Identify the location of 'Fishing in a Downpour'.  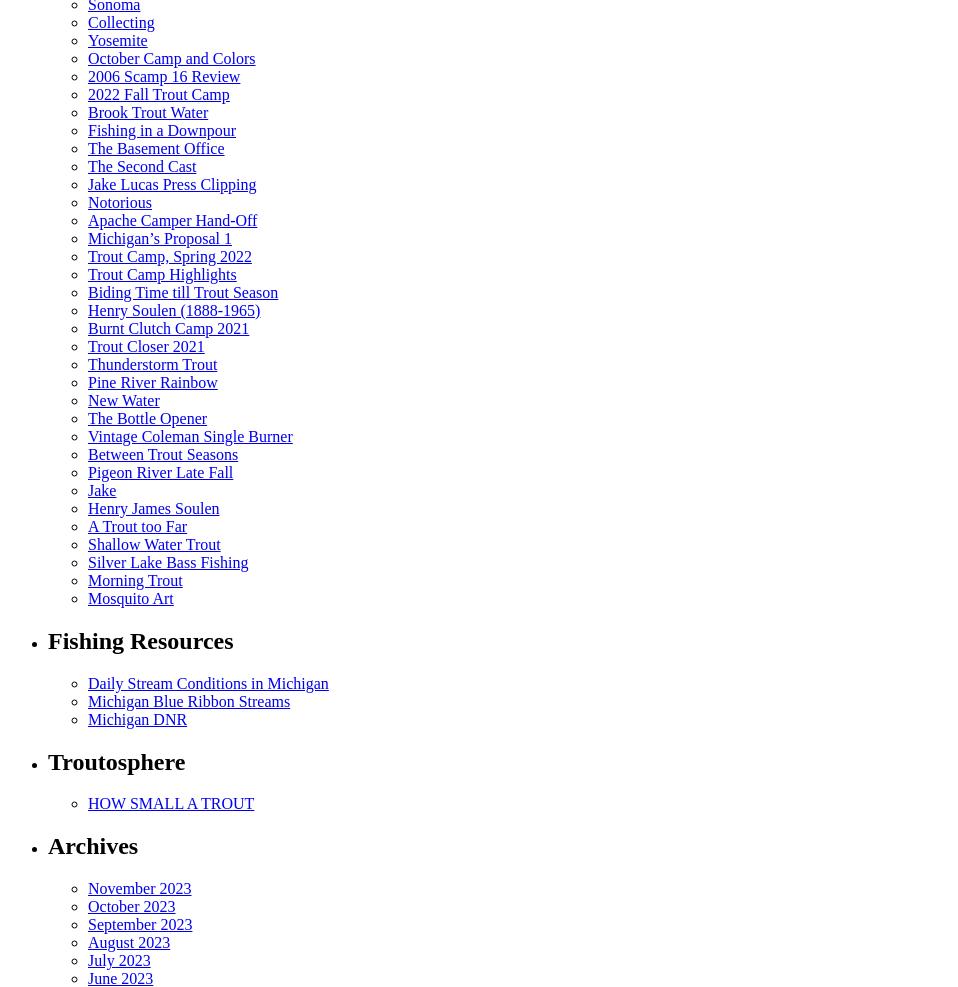
(160, 129).